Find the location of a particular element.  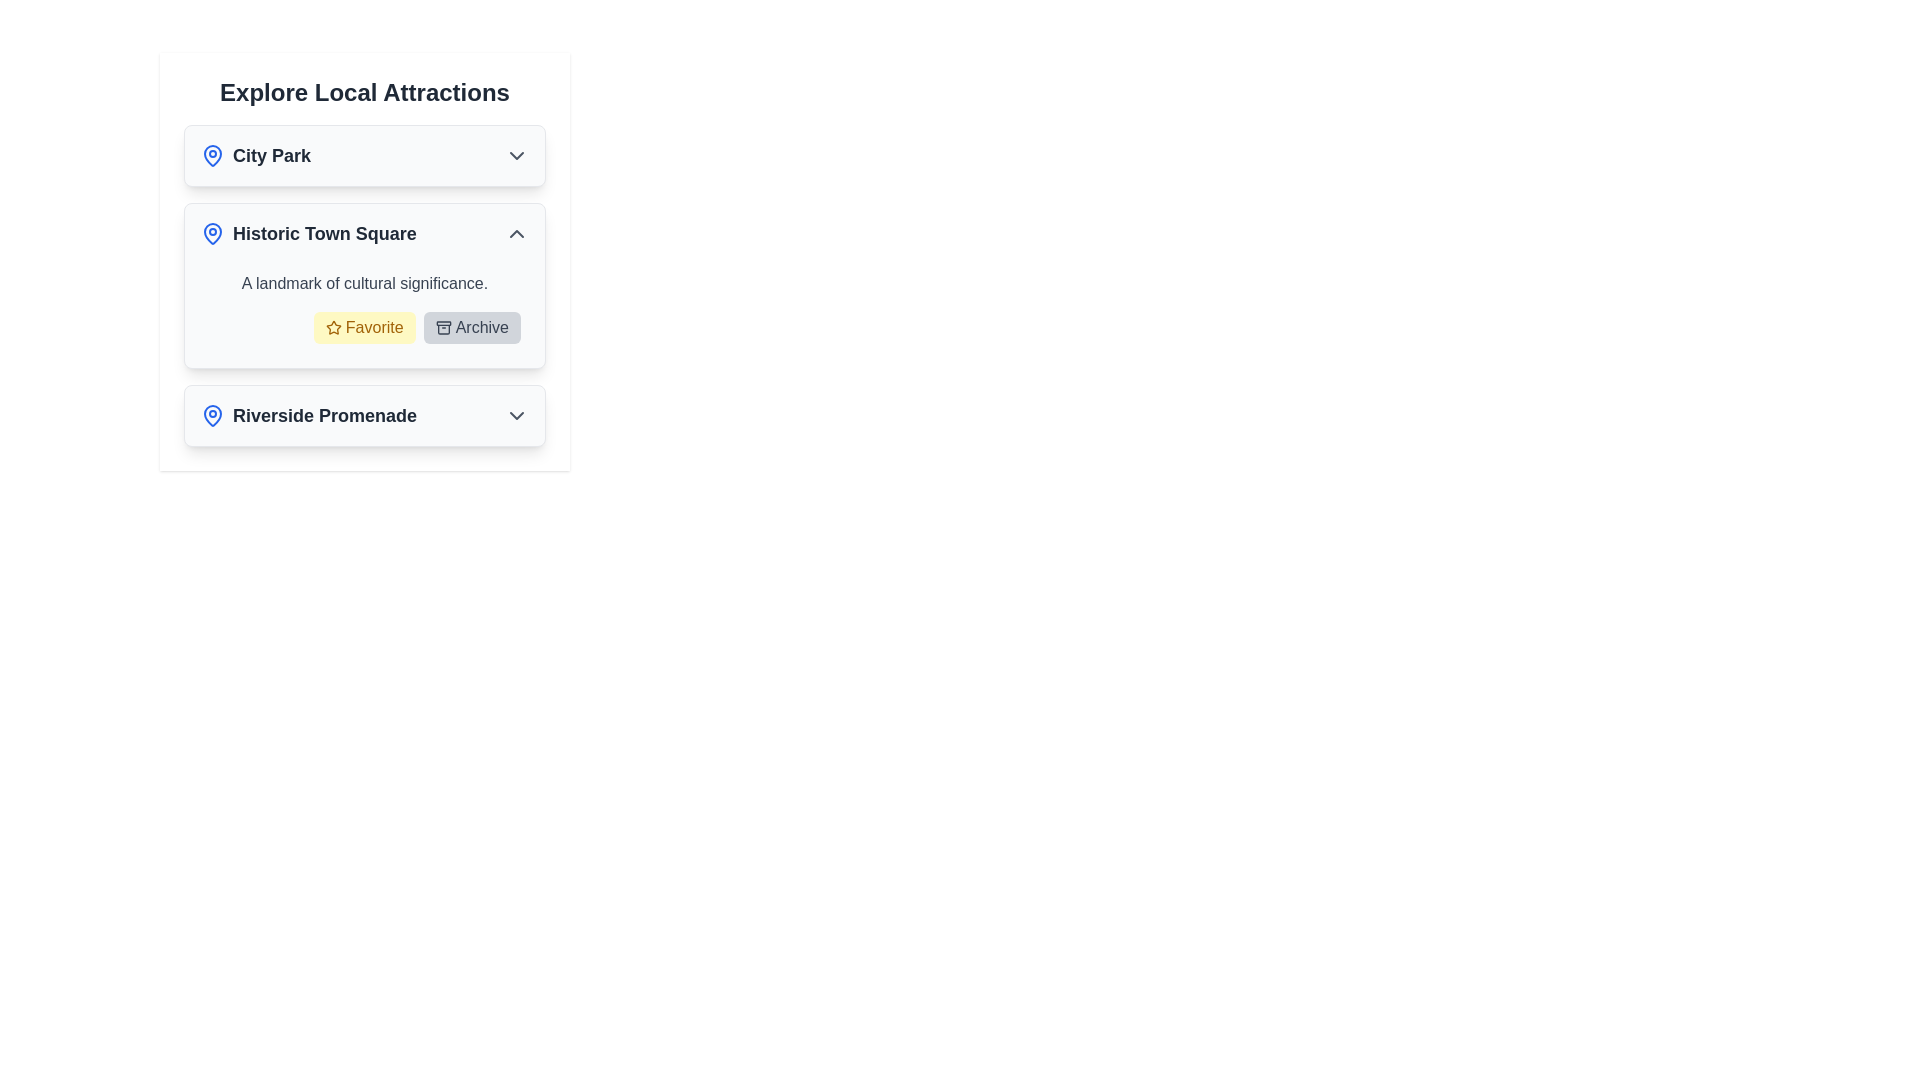

the 'Archive' button, which contains the icon representing the archiving action for managing content in the 'Historic Town Square' card is located at coordinates (442, 326).